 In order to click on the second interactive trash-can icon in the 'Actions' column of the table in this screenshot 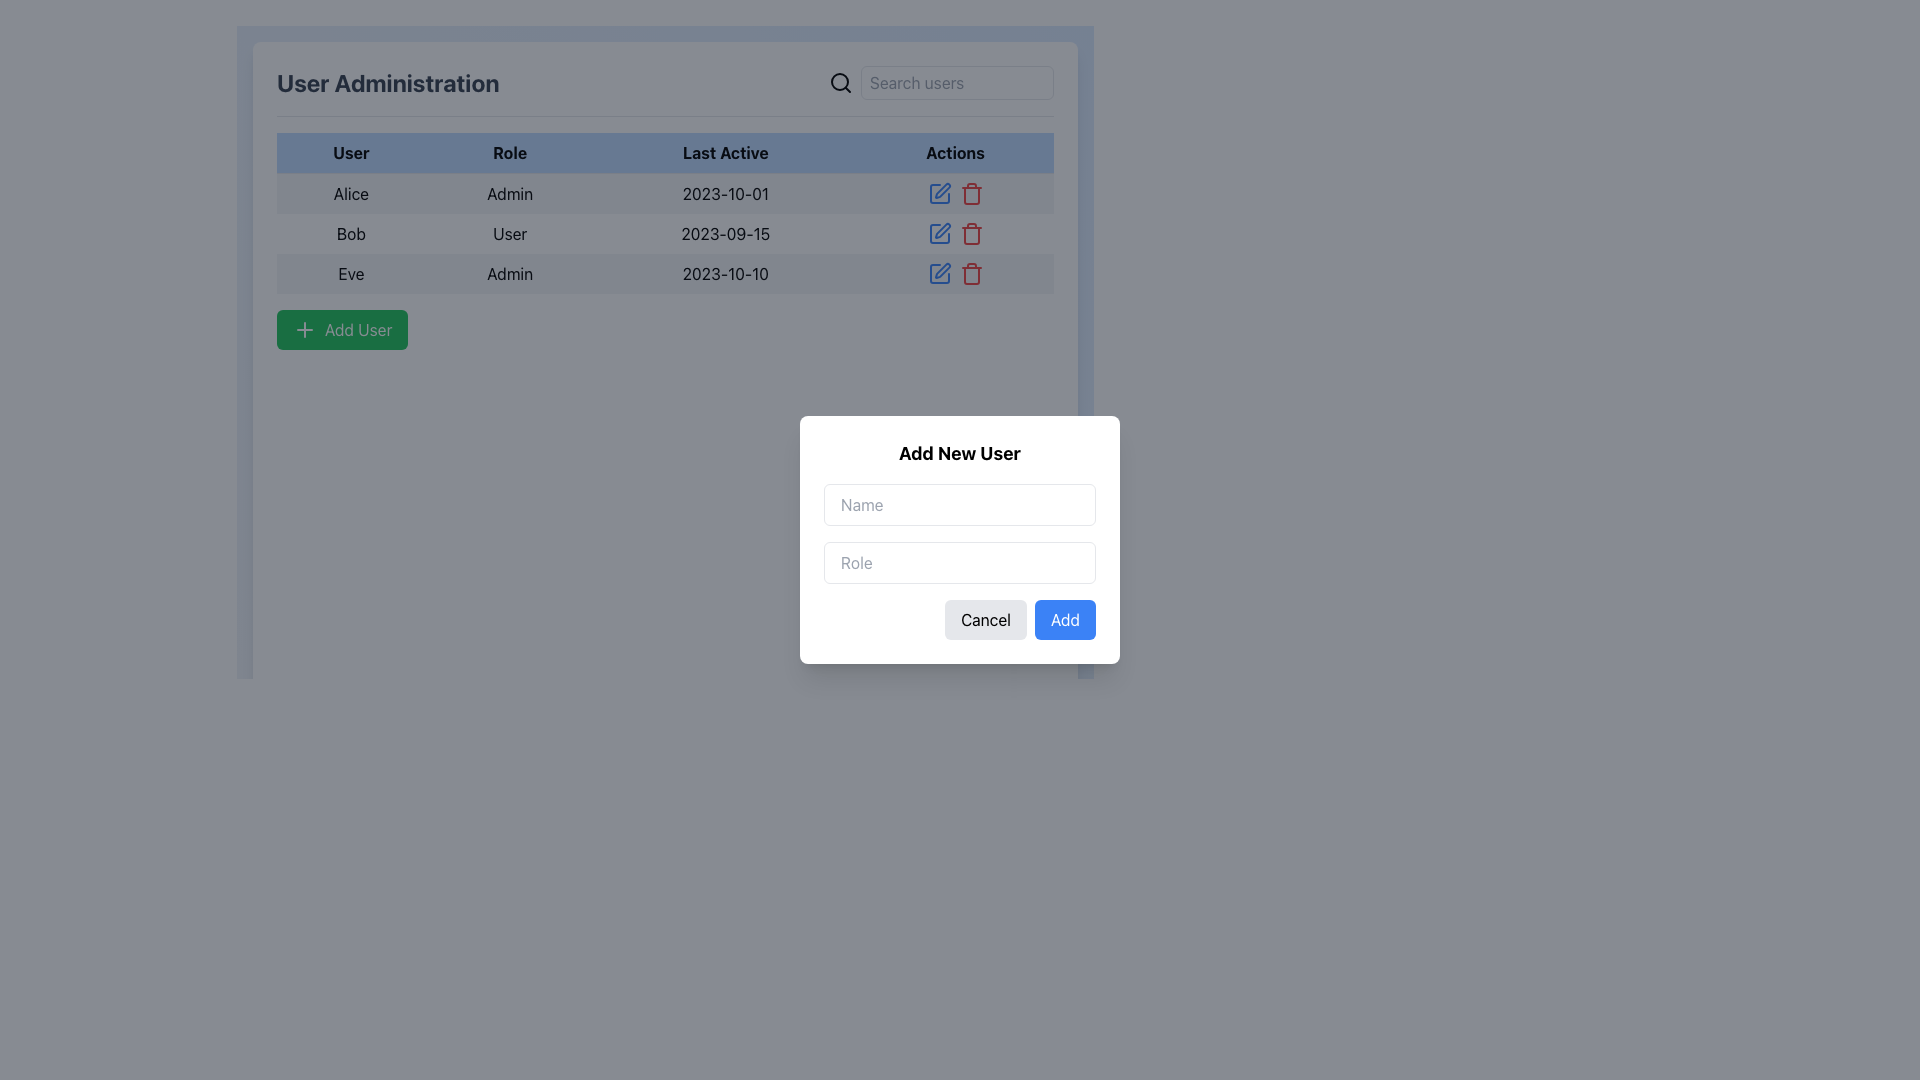, I will do `click(971, 193)`.